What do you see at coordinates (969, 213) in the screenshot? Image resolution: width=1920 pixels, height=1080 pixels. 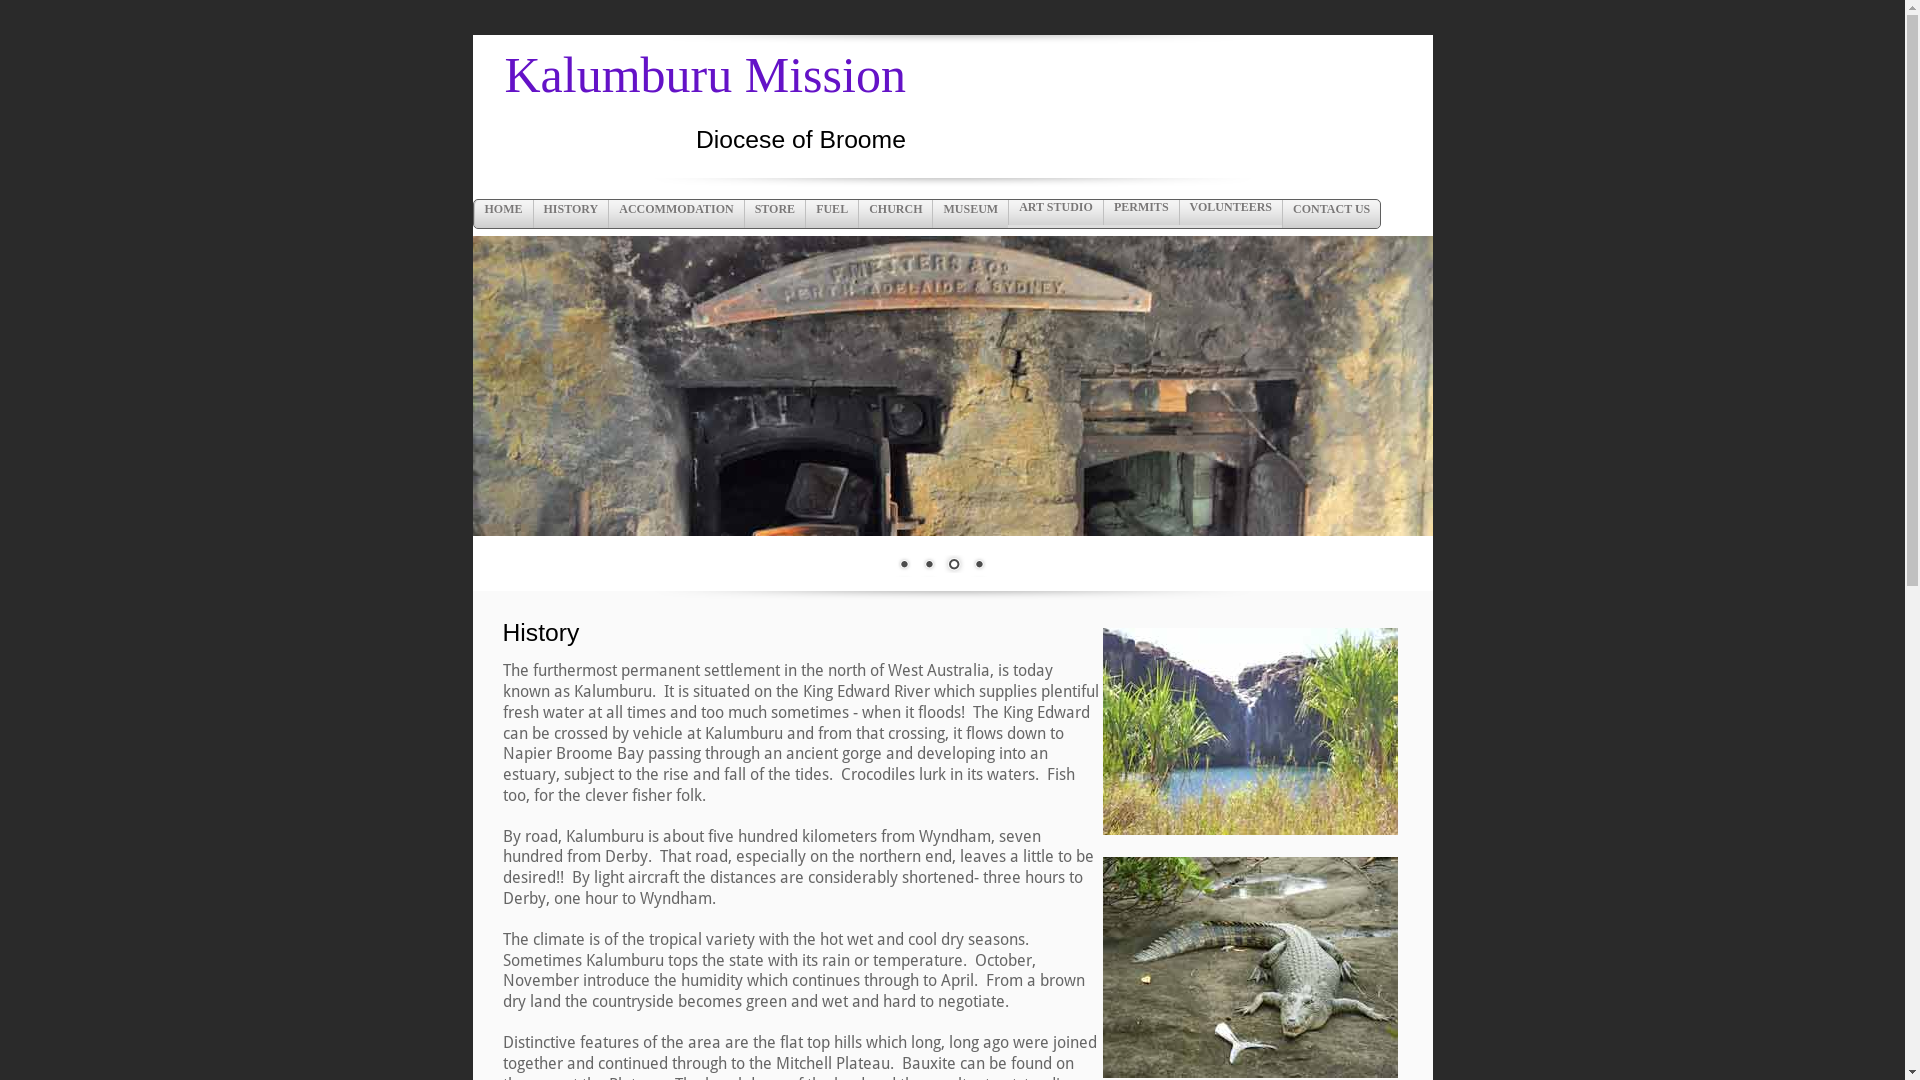 I see `'MUSEUM'` at bounding box center [969, 213].